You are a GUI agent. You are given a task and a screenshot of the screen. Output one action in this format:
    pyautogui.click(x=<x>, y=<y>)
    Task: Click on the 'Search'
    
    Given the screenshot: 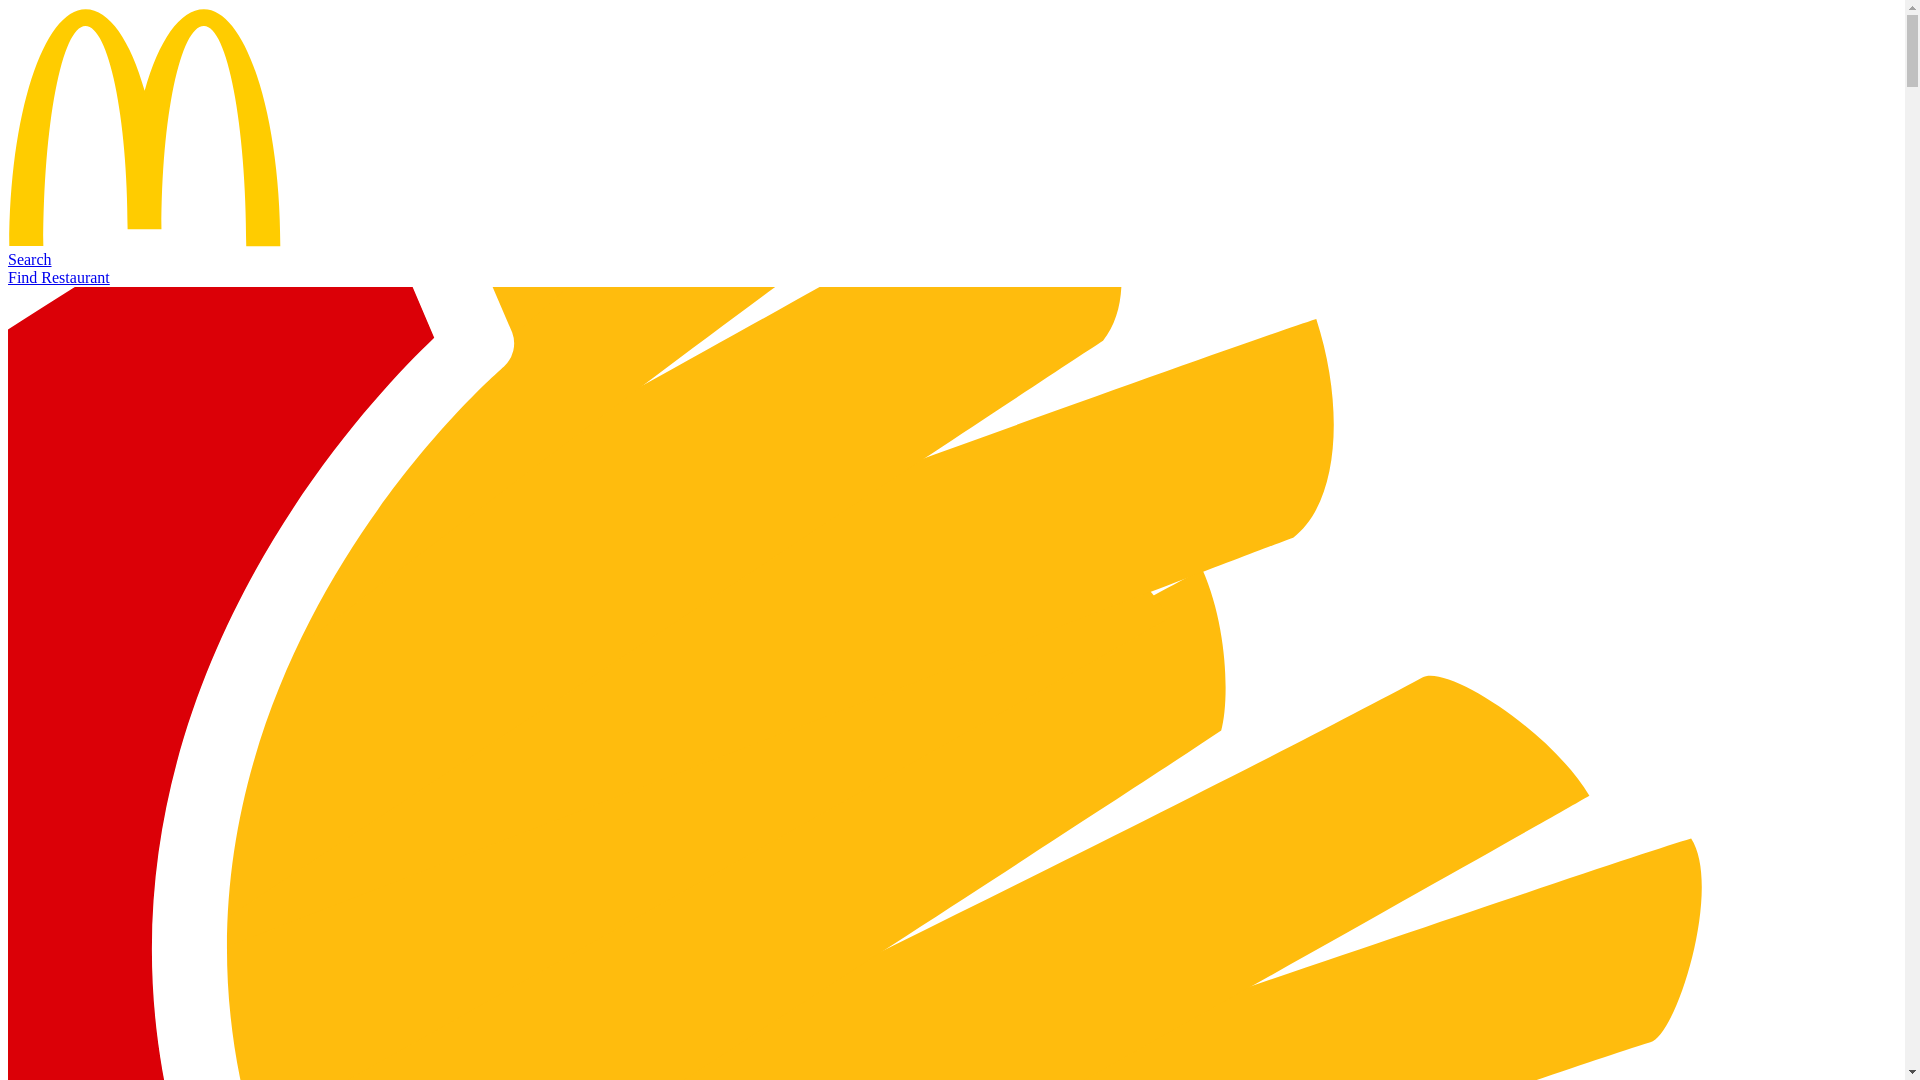 What is the action you would take?
    pyautogui.click(x=29, y=257)
    